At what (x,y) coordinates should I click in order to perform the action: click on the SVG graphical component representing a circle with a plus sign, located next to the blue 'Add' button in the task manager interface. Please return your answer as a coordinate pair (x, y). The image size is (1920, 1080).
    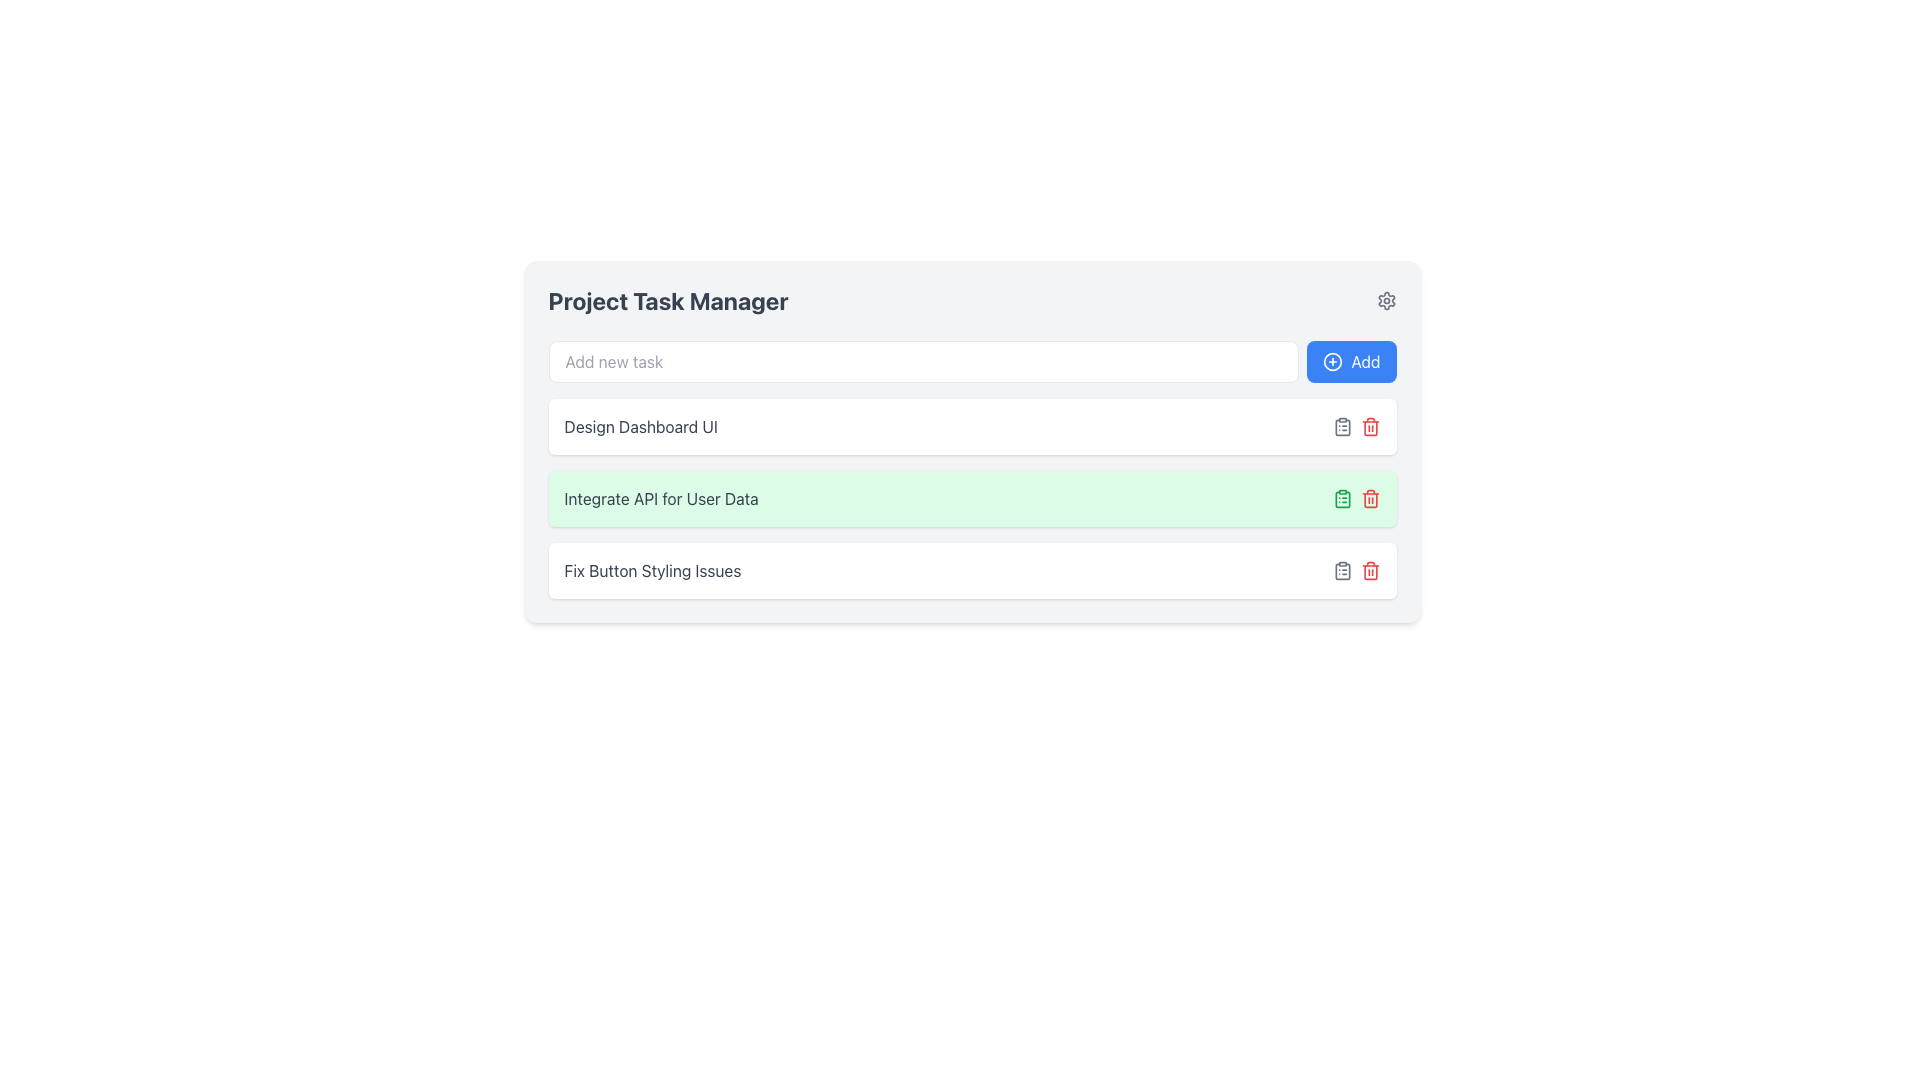
    Looking at the image, I should click on (1333, 362).